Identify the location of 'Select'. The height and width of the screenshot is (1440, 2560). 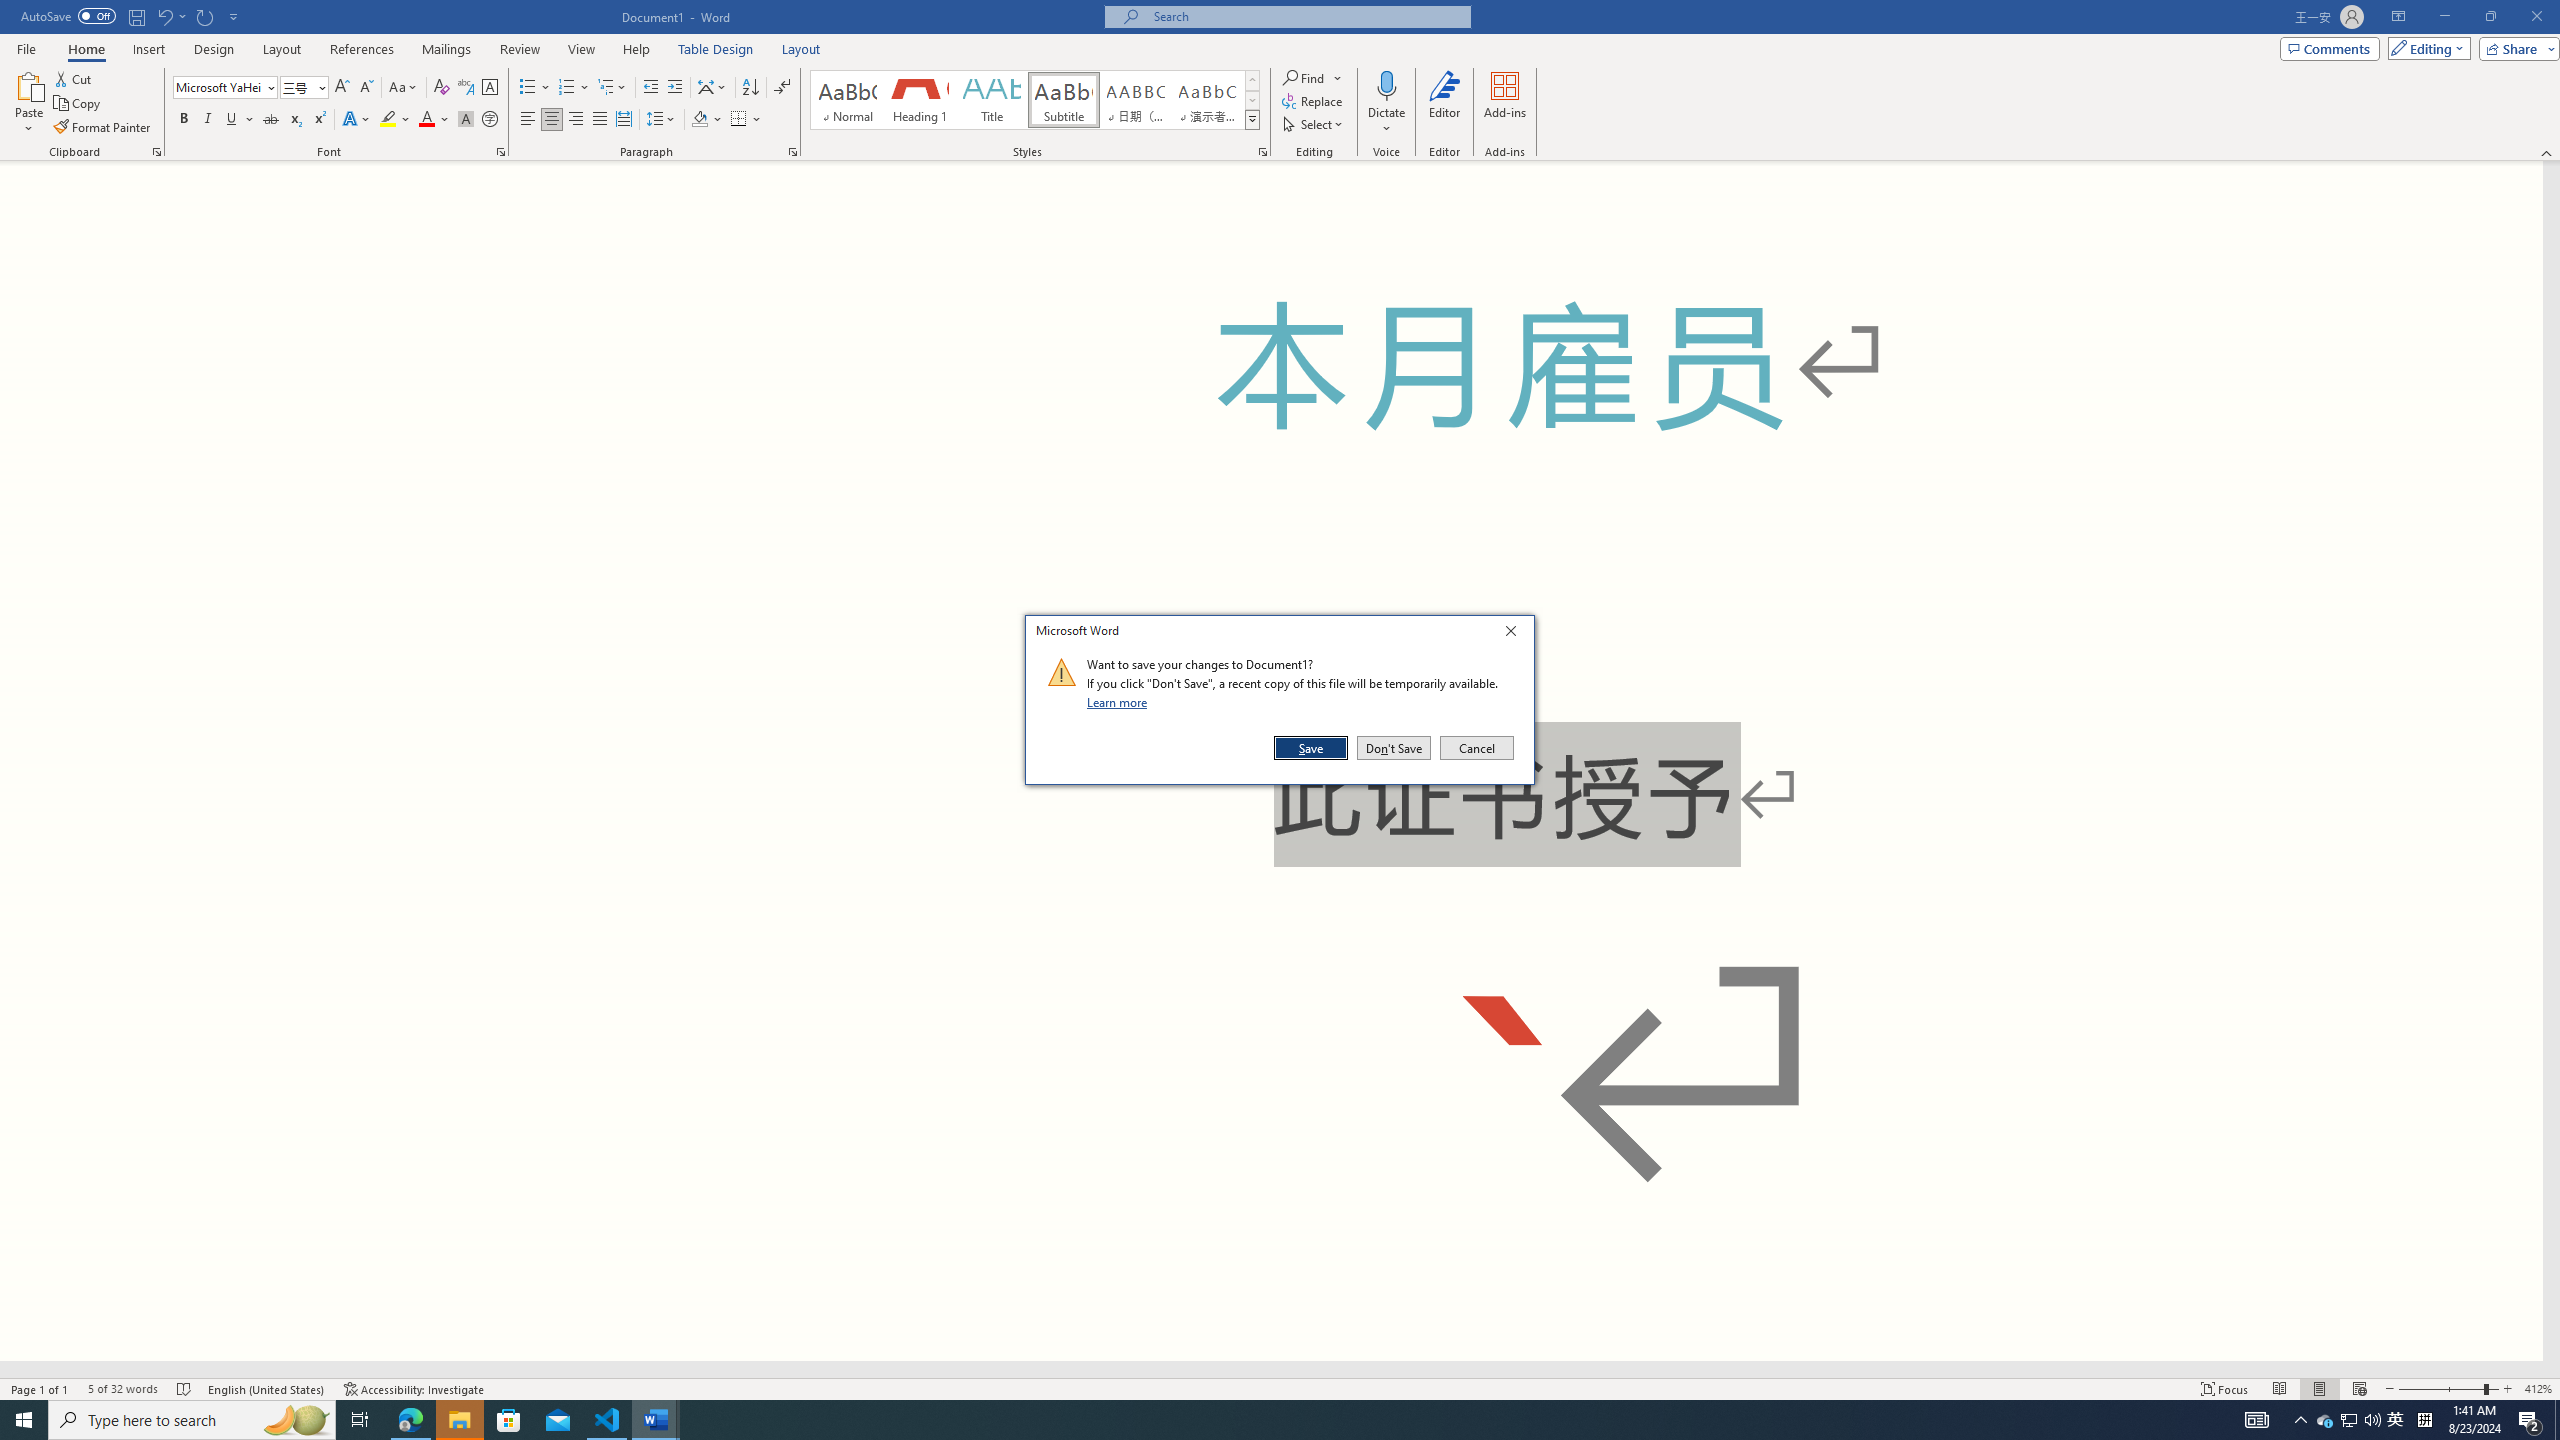
(1313, 122).